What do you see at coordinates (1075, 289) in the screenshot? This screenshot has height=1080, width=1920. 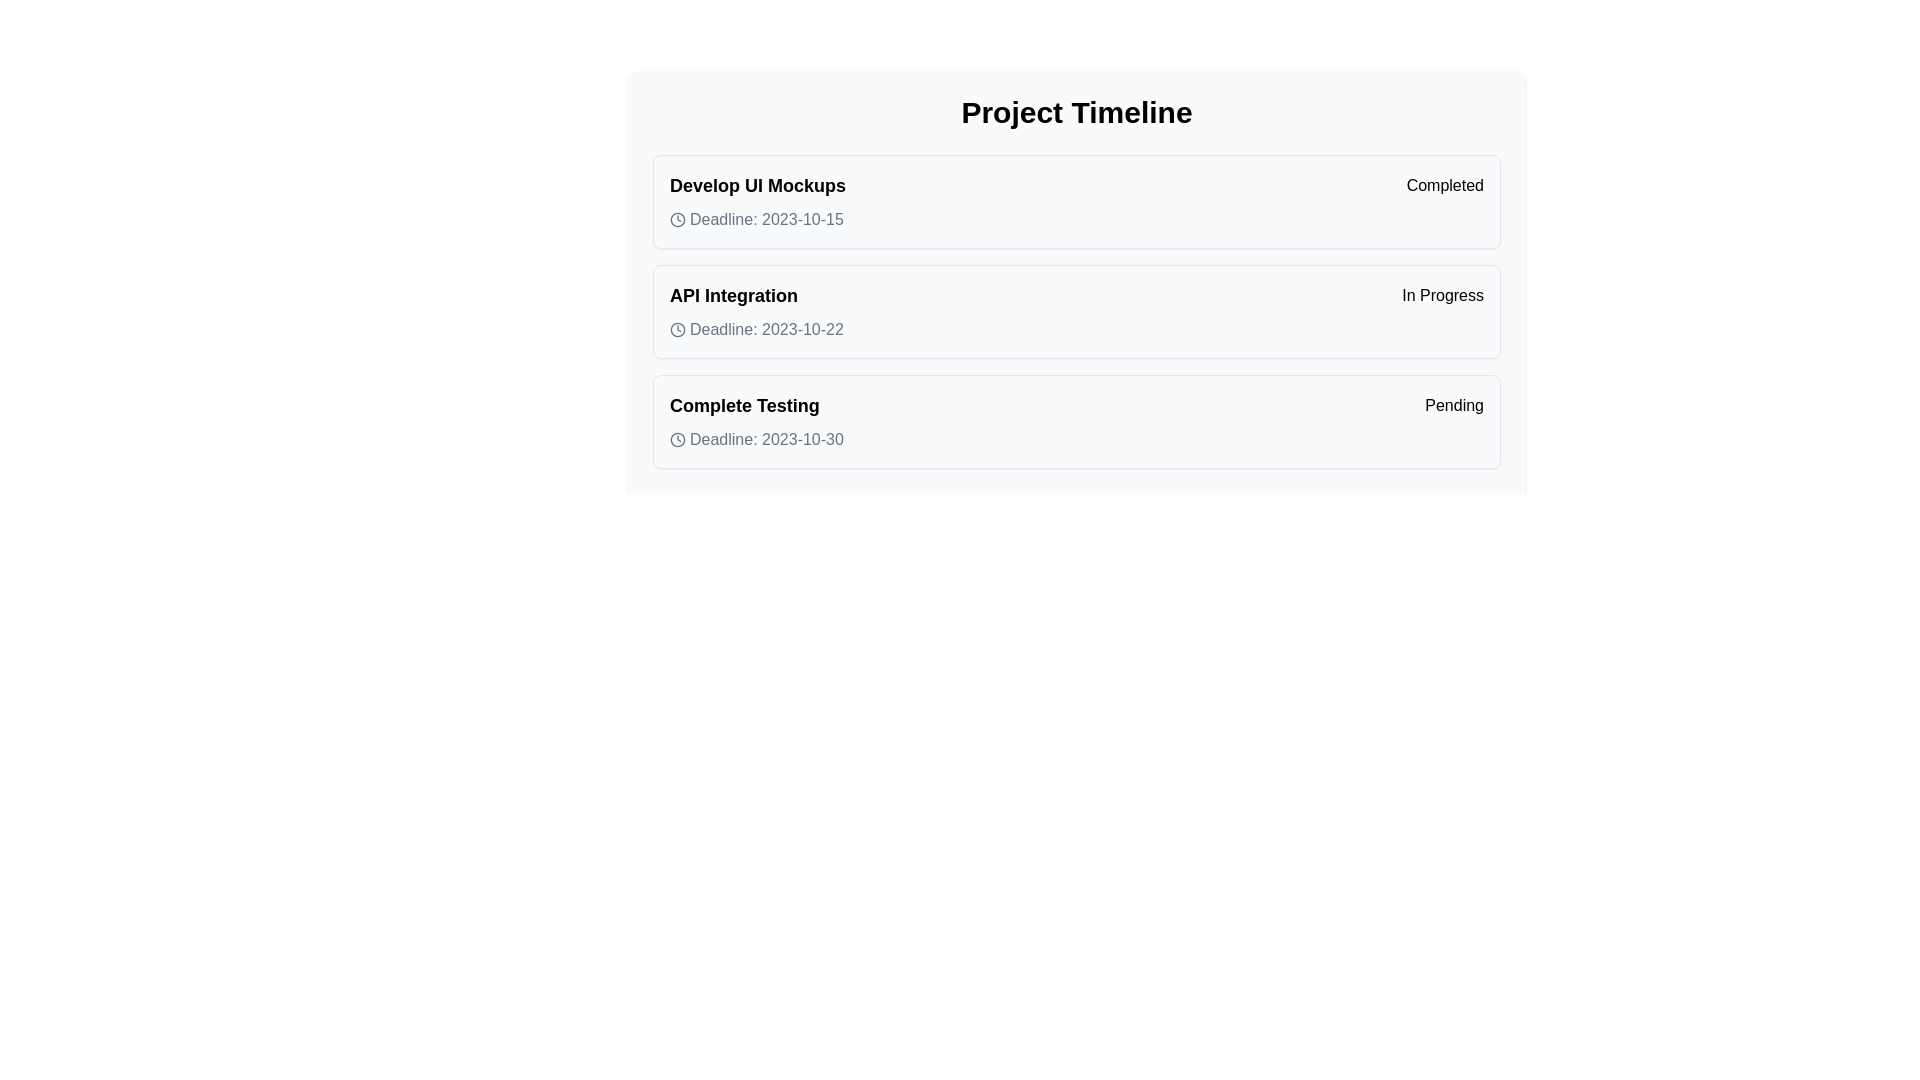 I see `textual information of the second task entry titled 'API Integration' in the project timeline, which is currently 'In Progress' and has a deadline of '2023-10-22'` at bounding box center [1075, 289].